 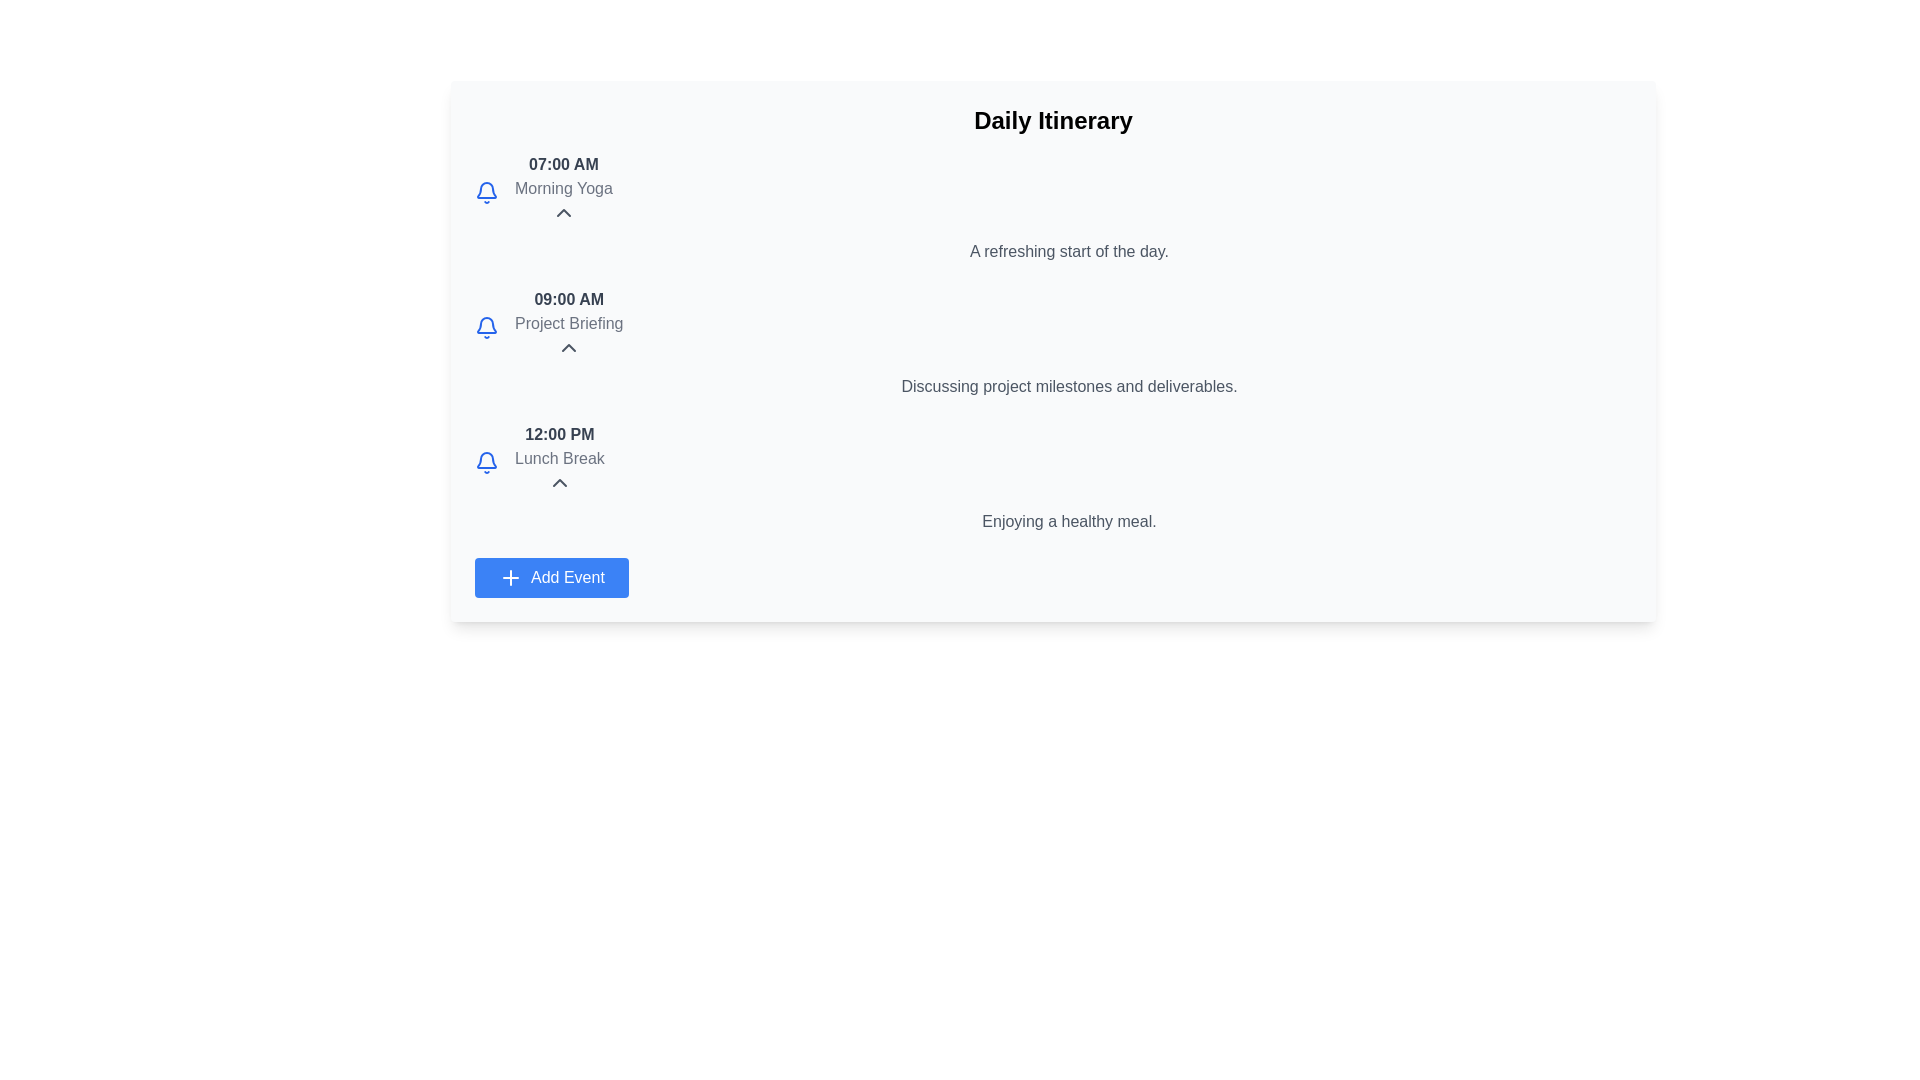 I want to click on the upward-pointing chevron arrow icon button located beneath 'Morning Yoga' at 07:00 AM, so click(x=562, y=212).